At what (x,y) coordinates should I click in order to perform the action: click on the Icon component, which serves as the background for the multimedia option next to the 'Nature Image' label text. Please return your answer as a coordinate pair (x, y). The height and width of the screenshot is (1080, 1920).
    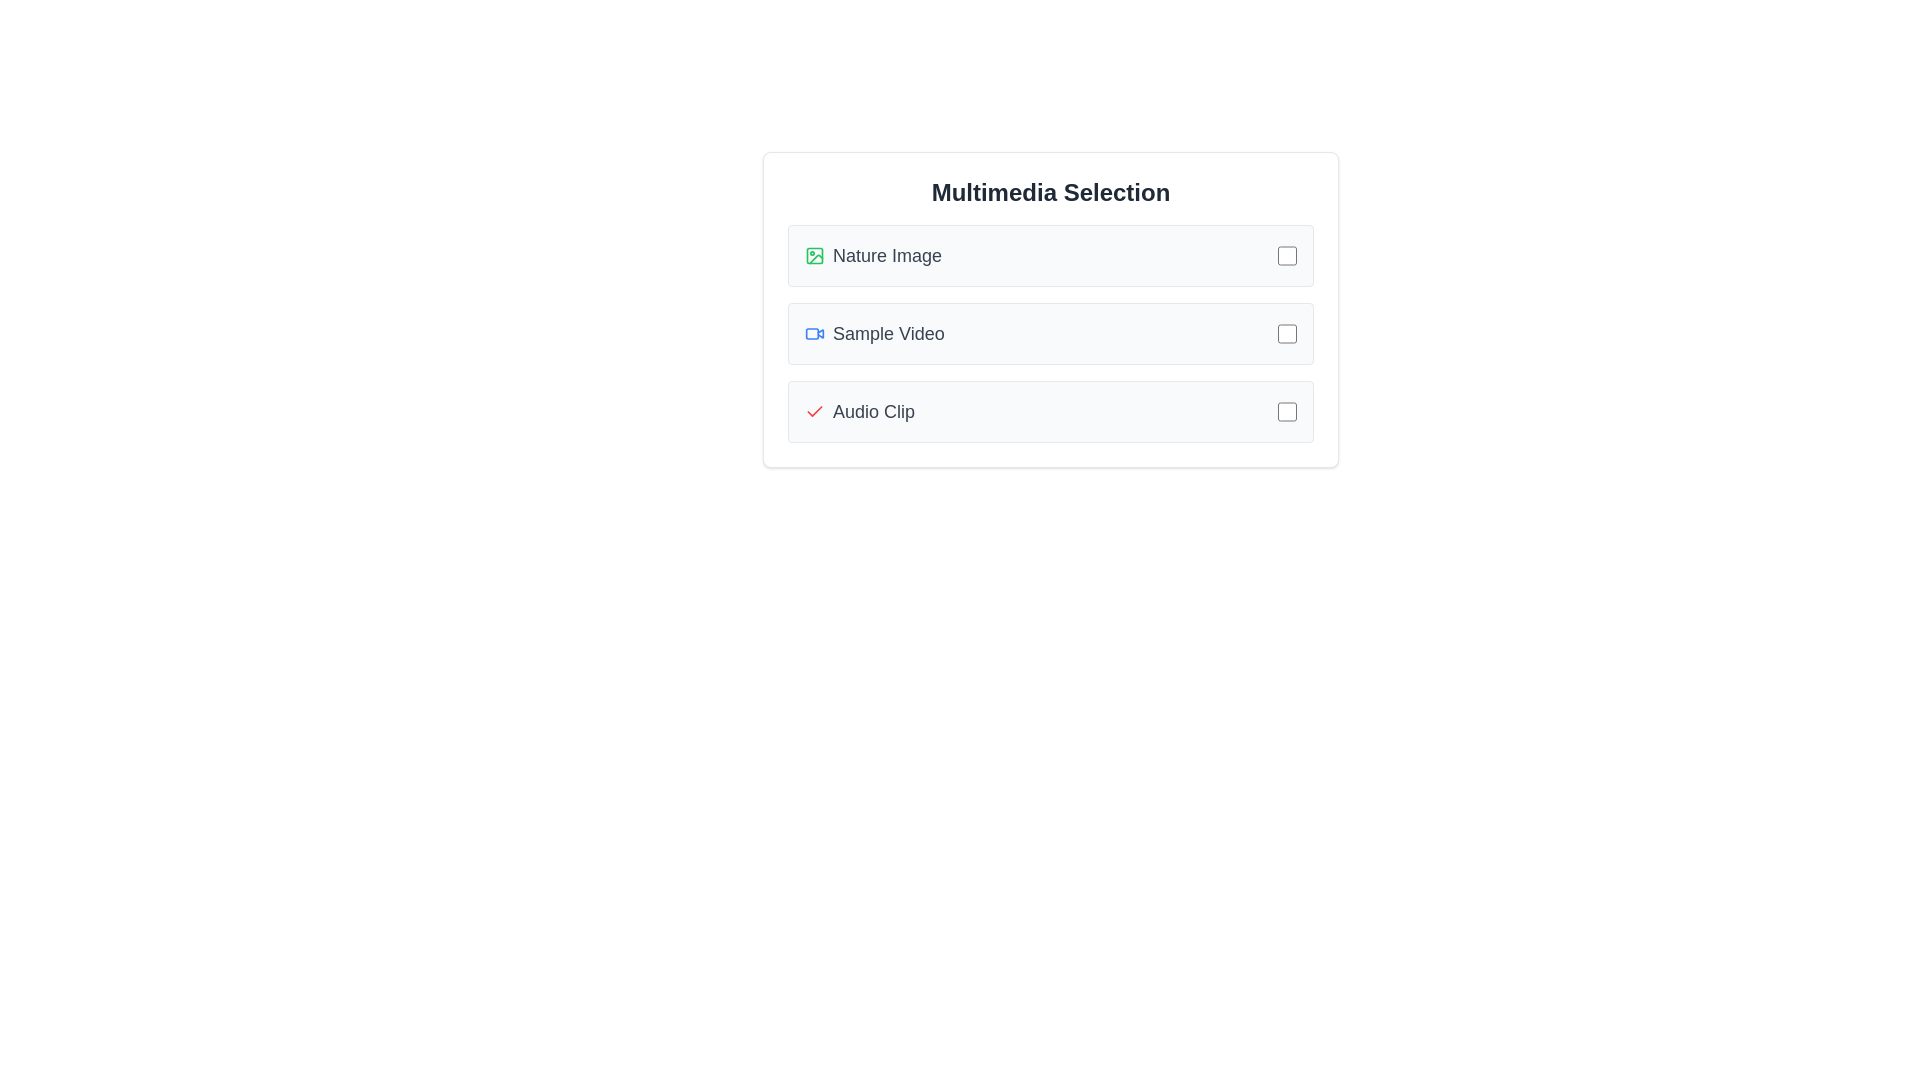
    Looking at the image, I should click on (815, 254).